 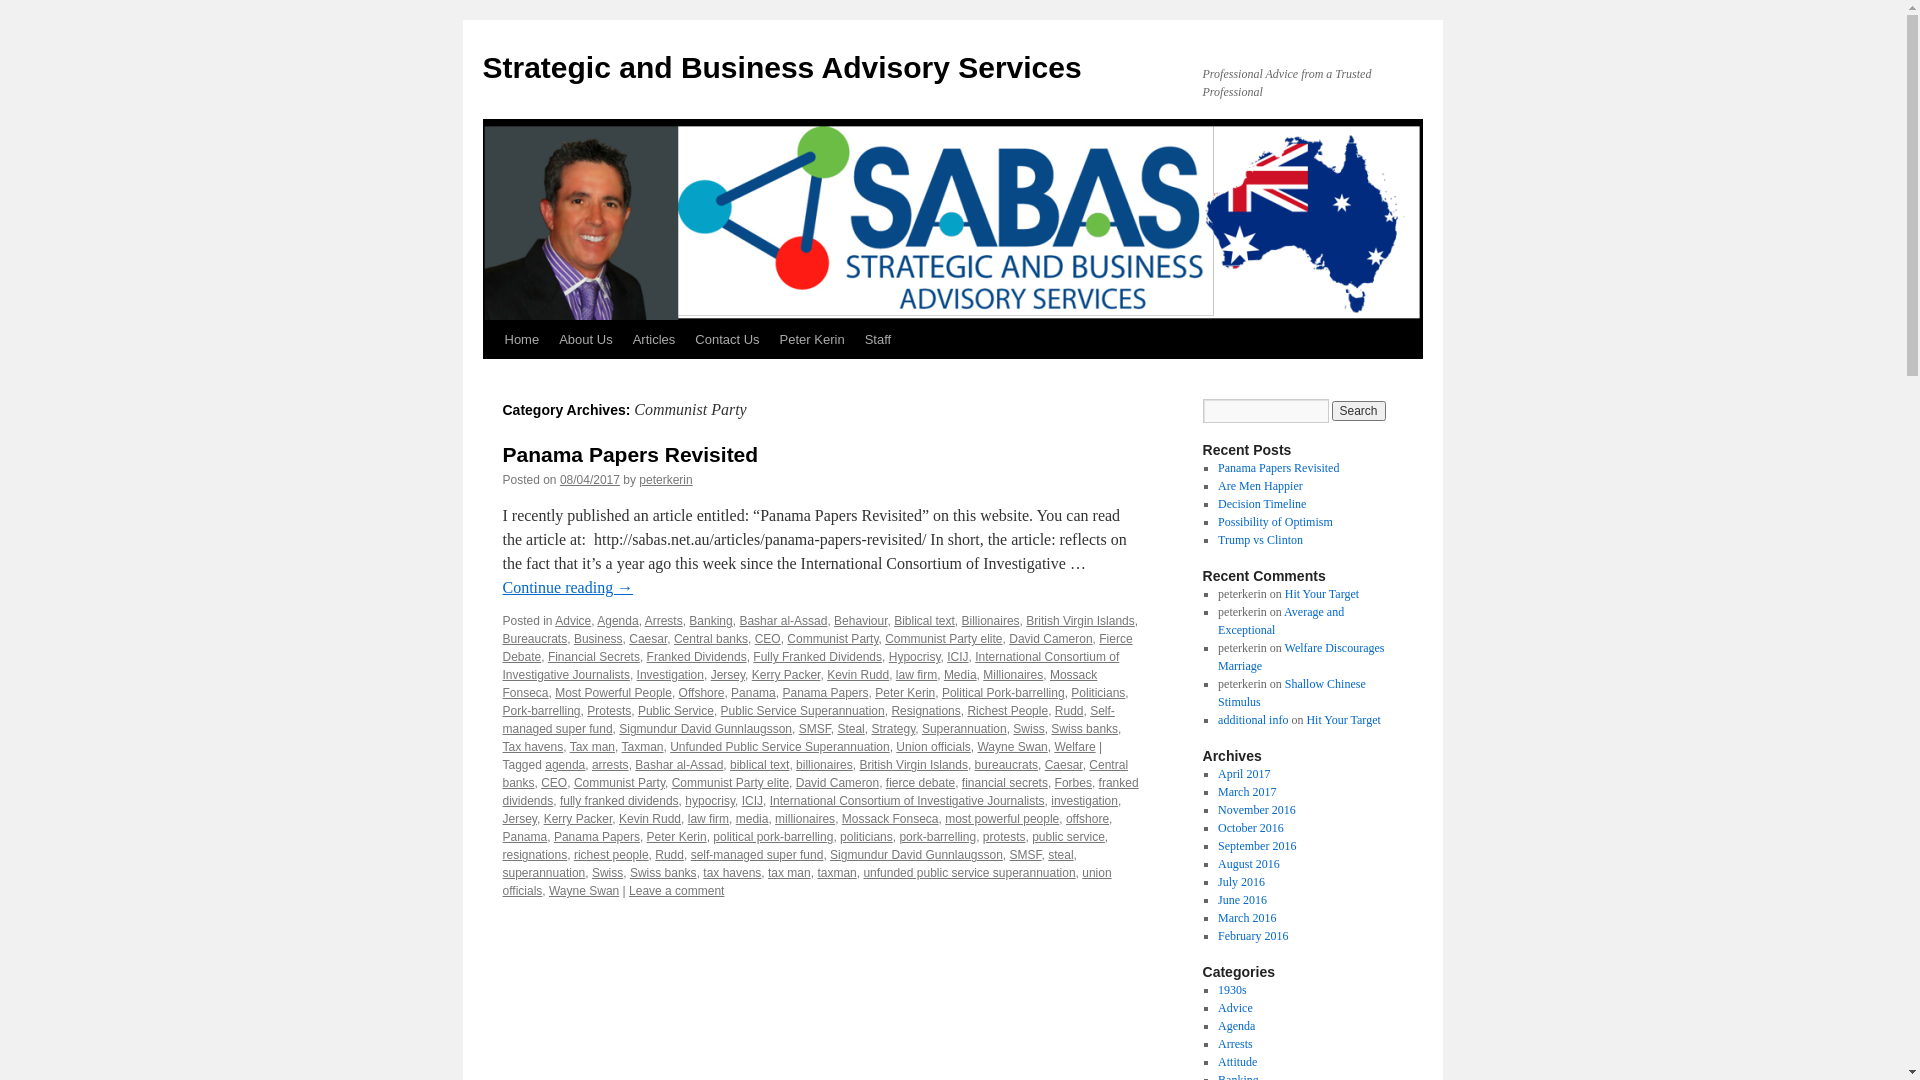 I want to click on 'August 2016', so click(x=1247, y=863).